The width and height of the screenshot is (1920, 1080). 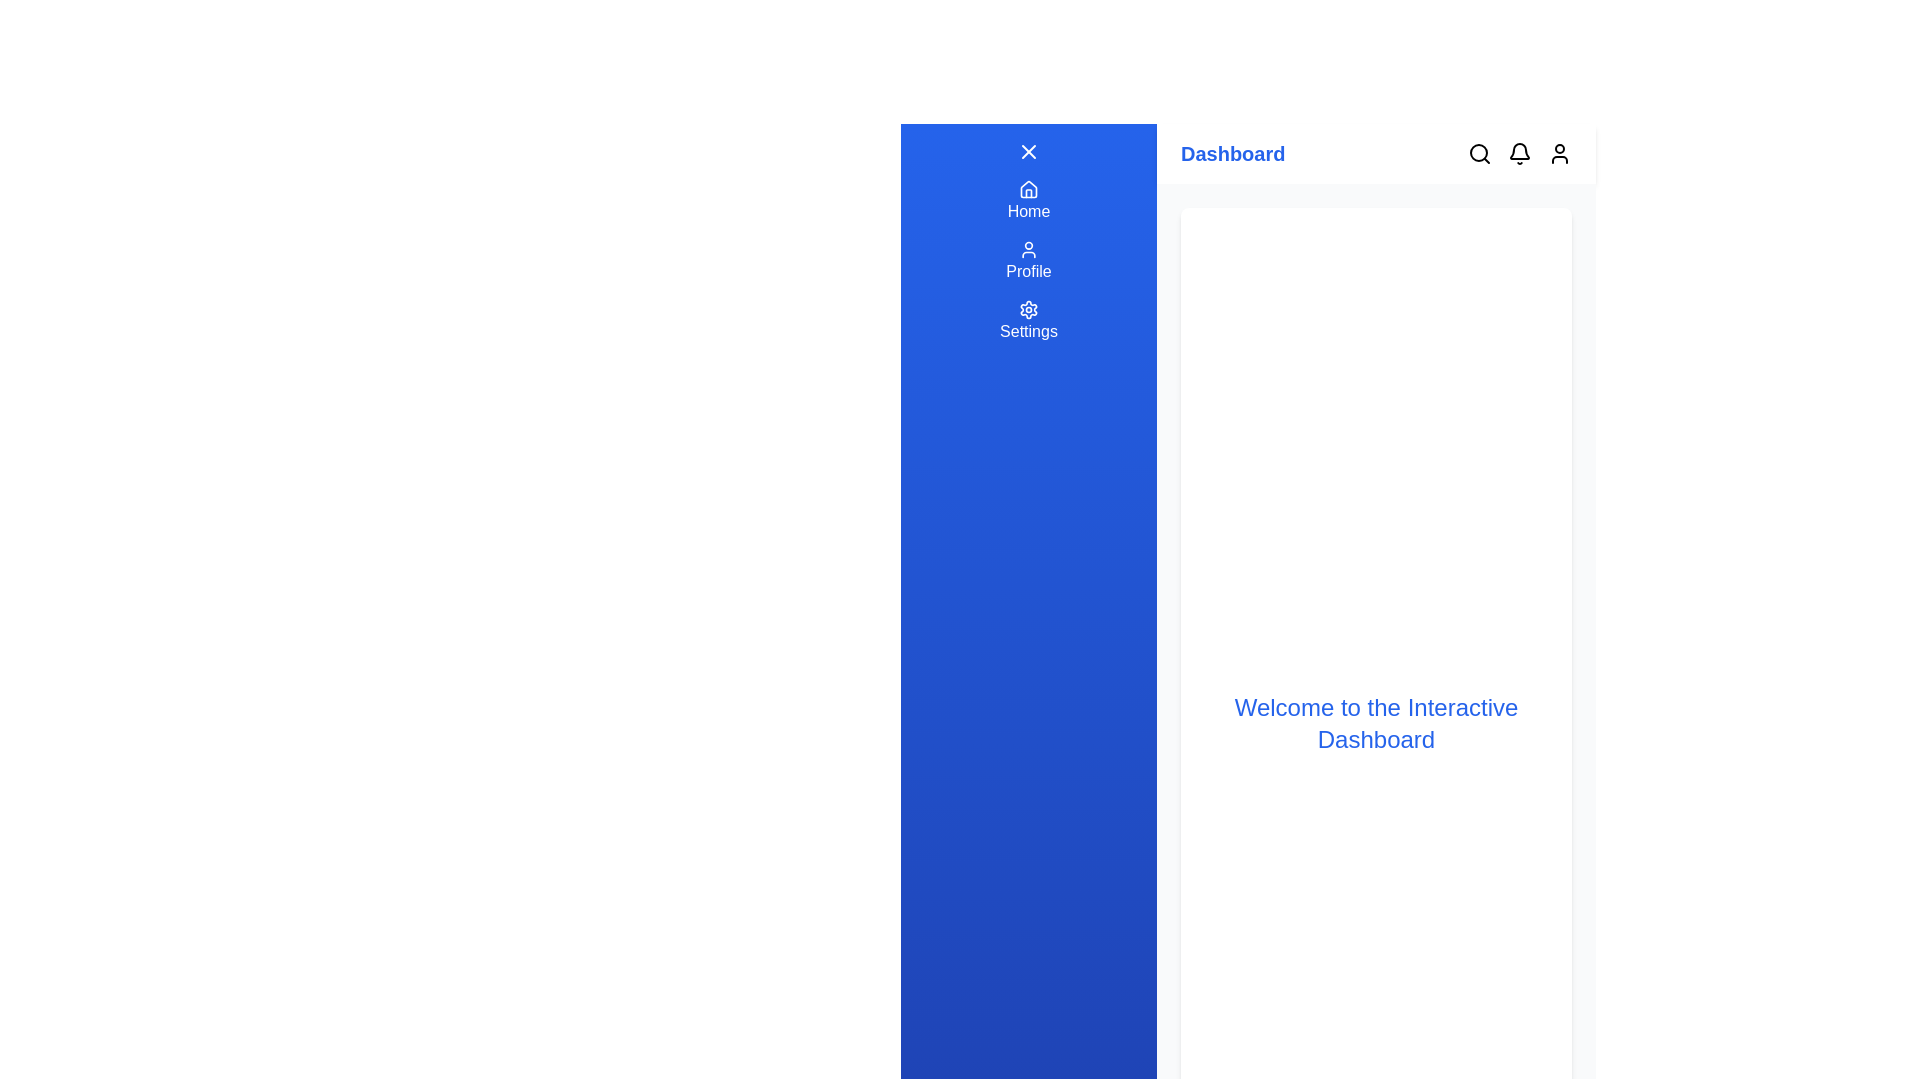 What do you see at coordinates (1028, 330) in the screenshot?
I see `the 'Settings' label located below the settings gear icon in the vertical menu` at bounding box center [1028, 330].